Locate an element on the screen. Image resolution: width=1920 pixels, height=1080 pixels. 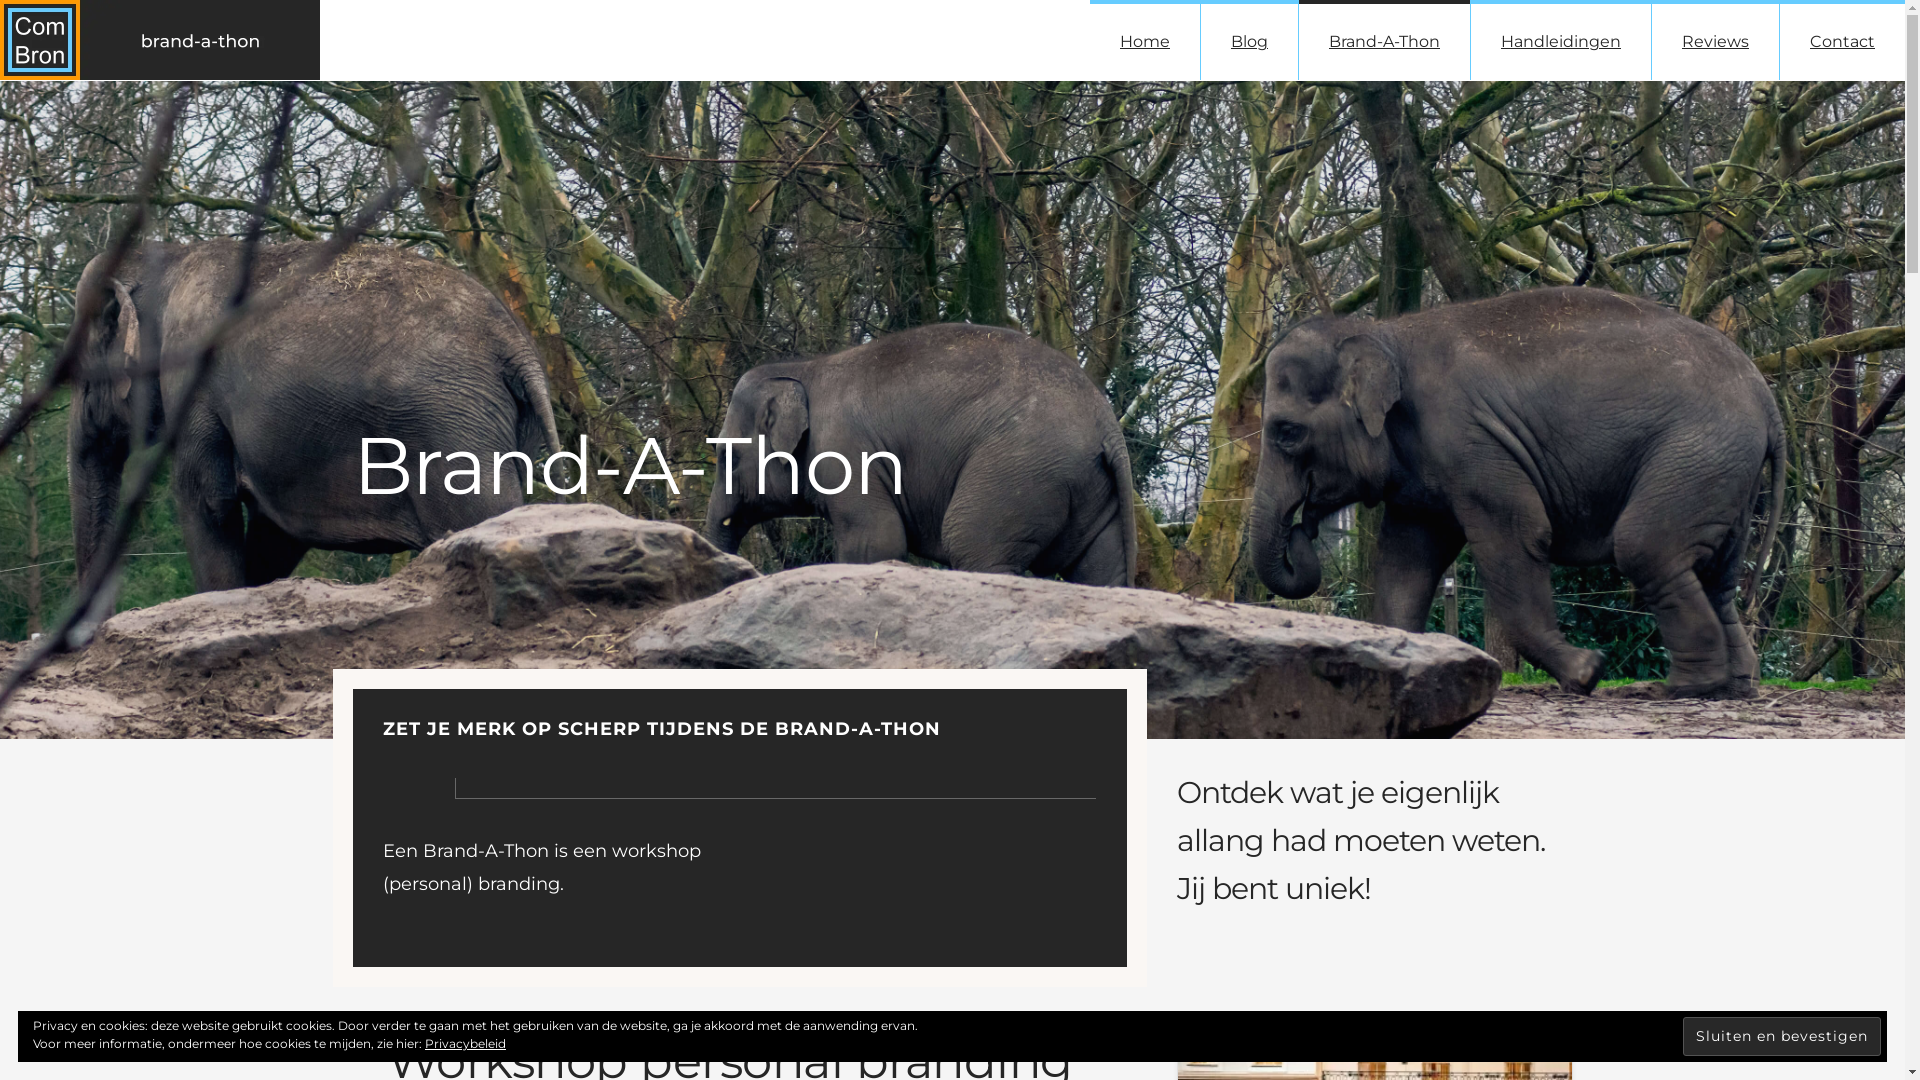
'Handleidingen' is located at coordinates (1559, 39).